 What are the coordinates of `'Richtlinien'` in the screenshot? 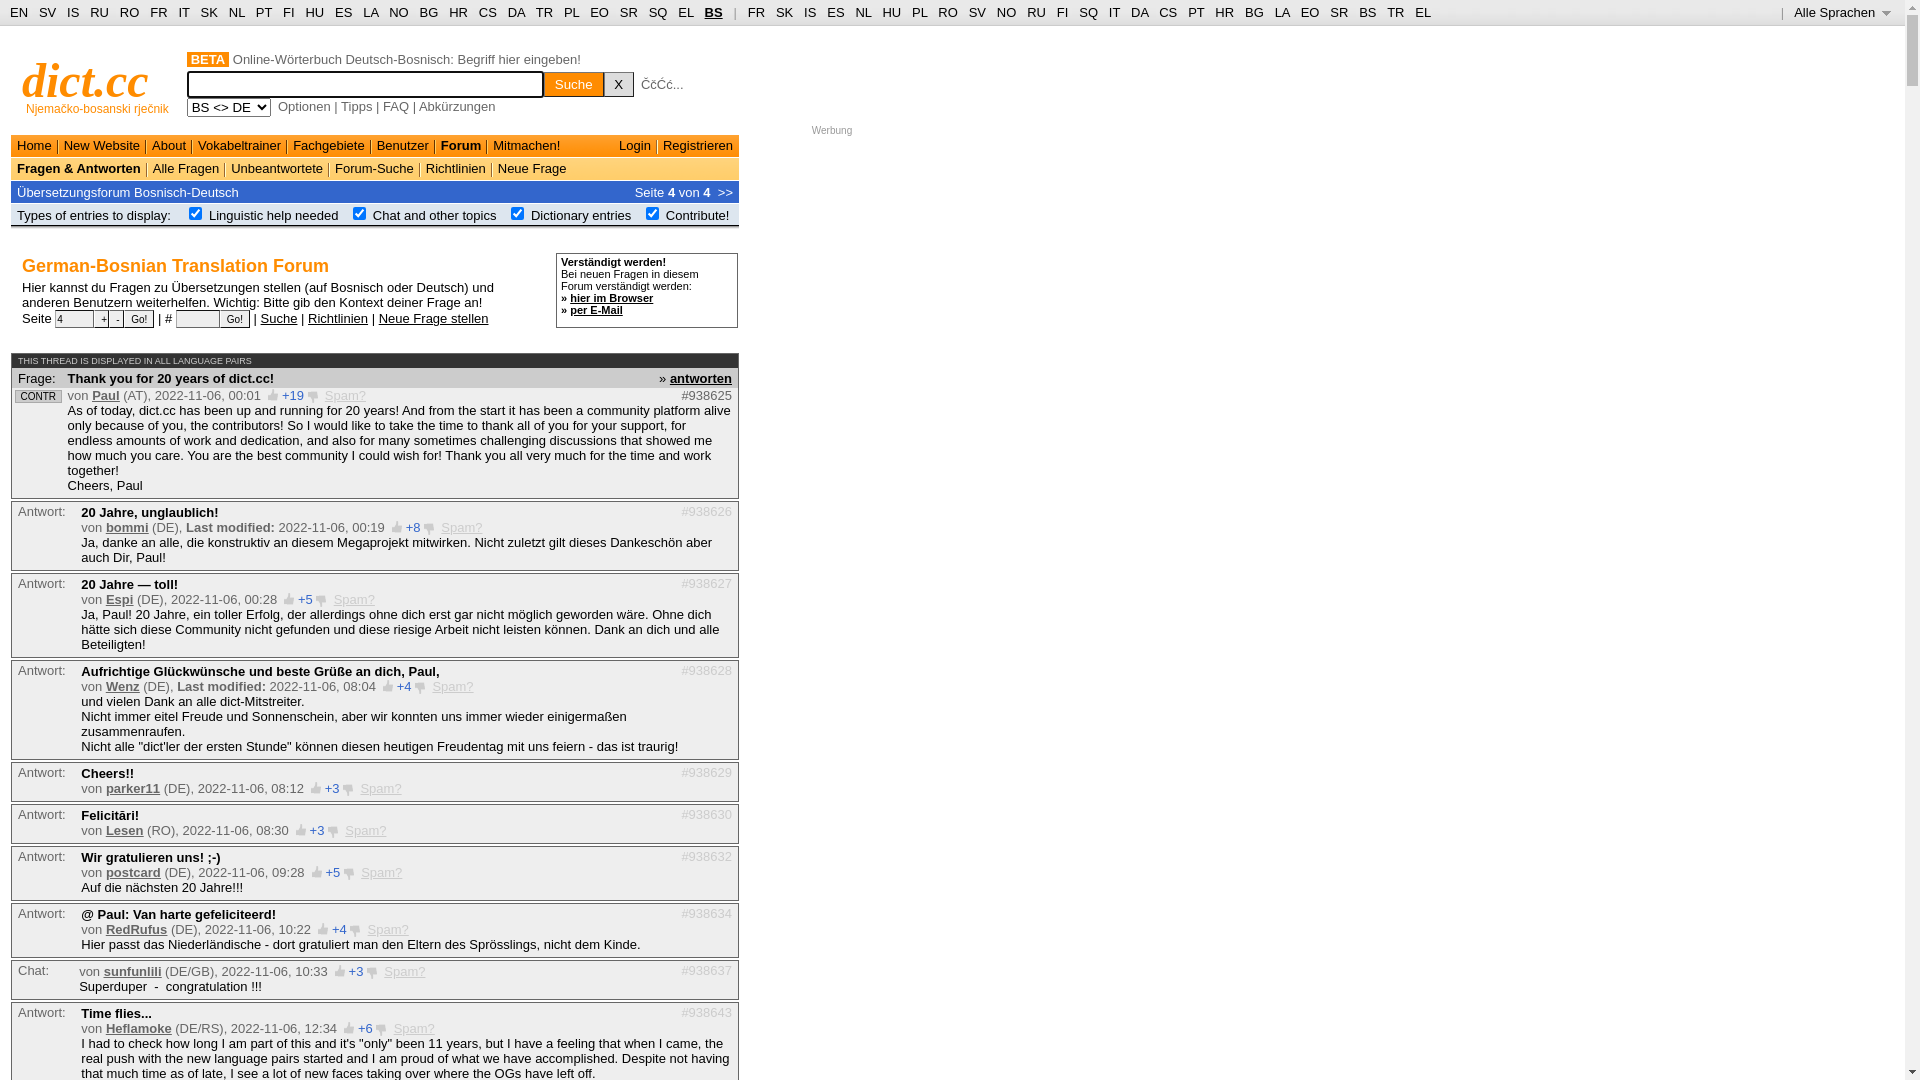 It's located at (337, 316).